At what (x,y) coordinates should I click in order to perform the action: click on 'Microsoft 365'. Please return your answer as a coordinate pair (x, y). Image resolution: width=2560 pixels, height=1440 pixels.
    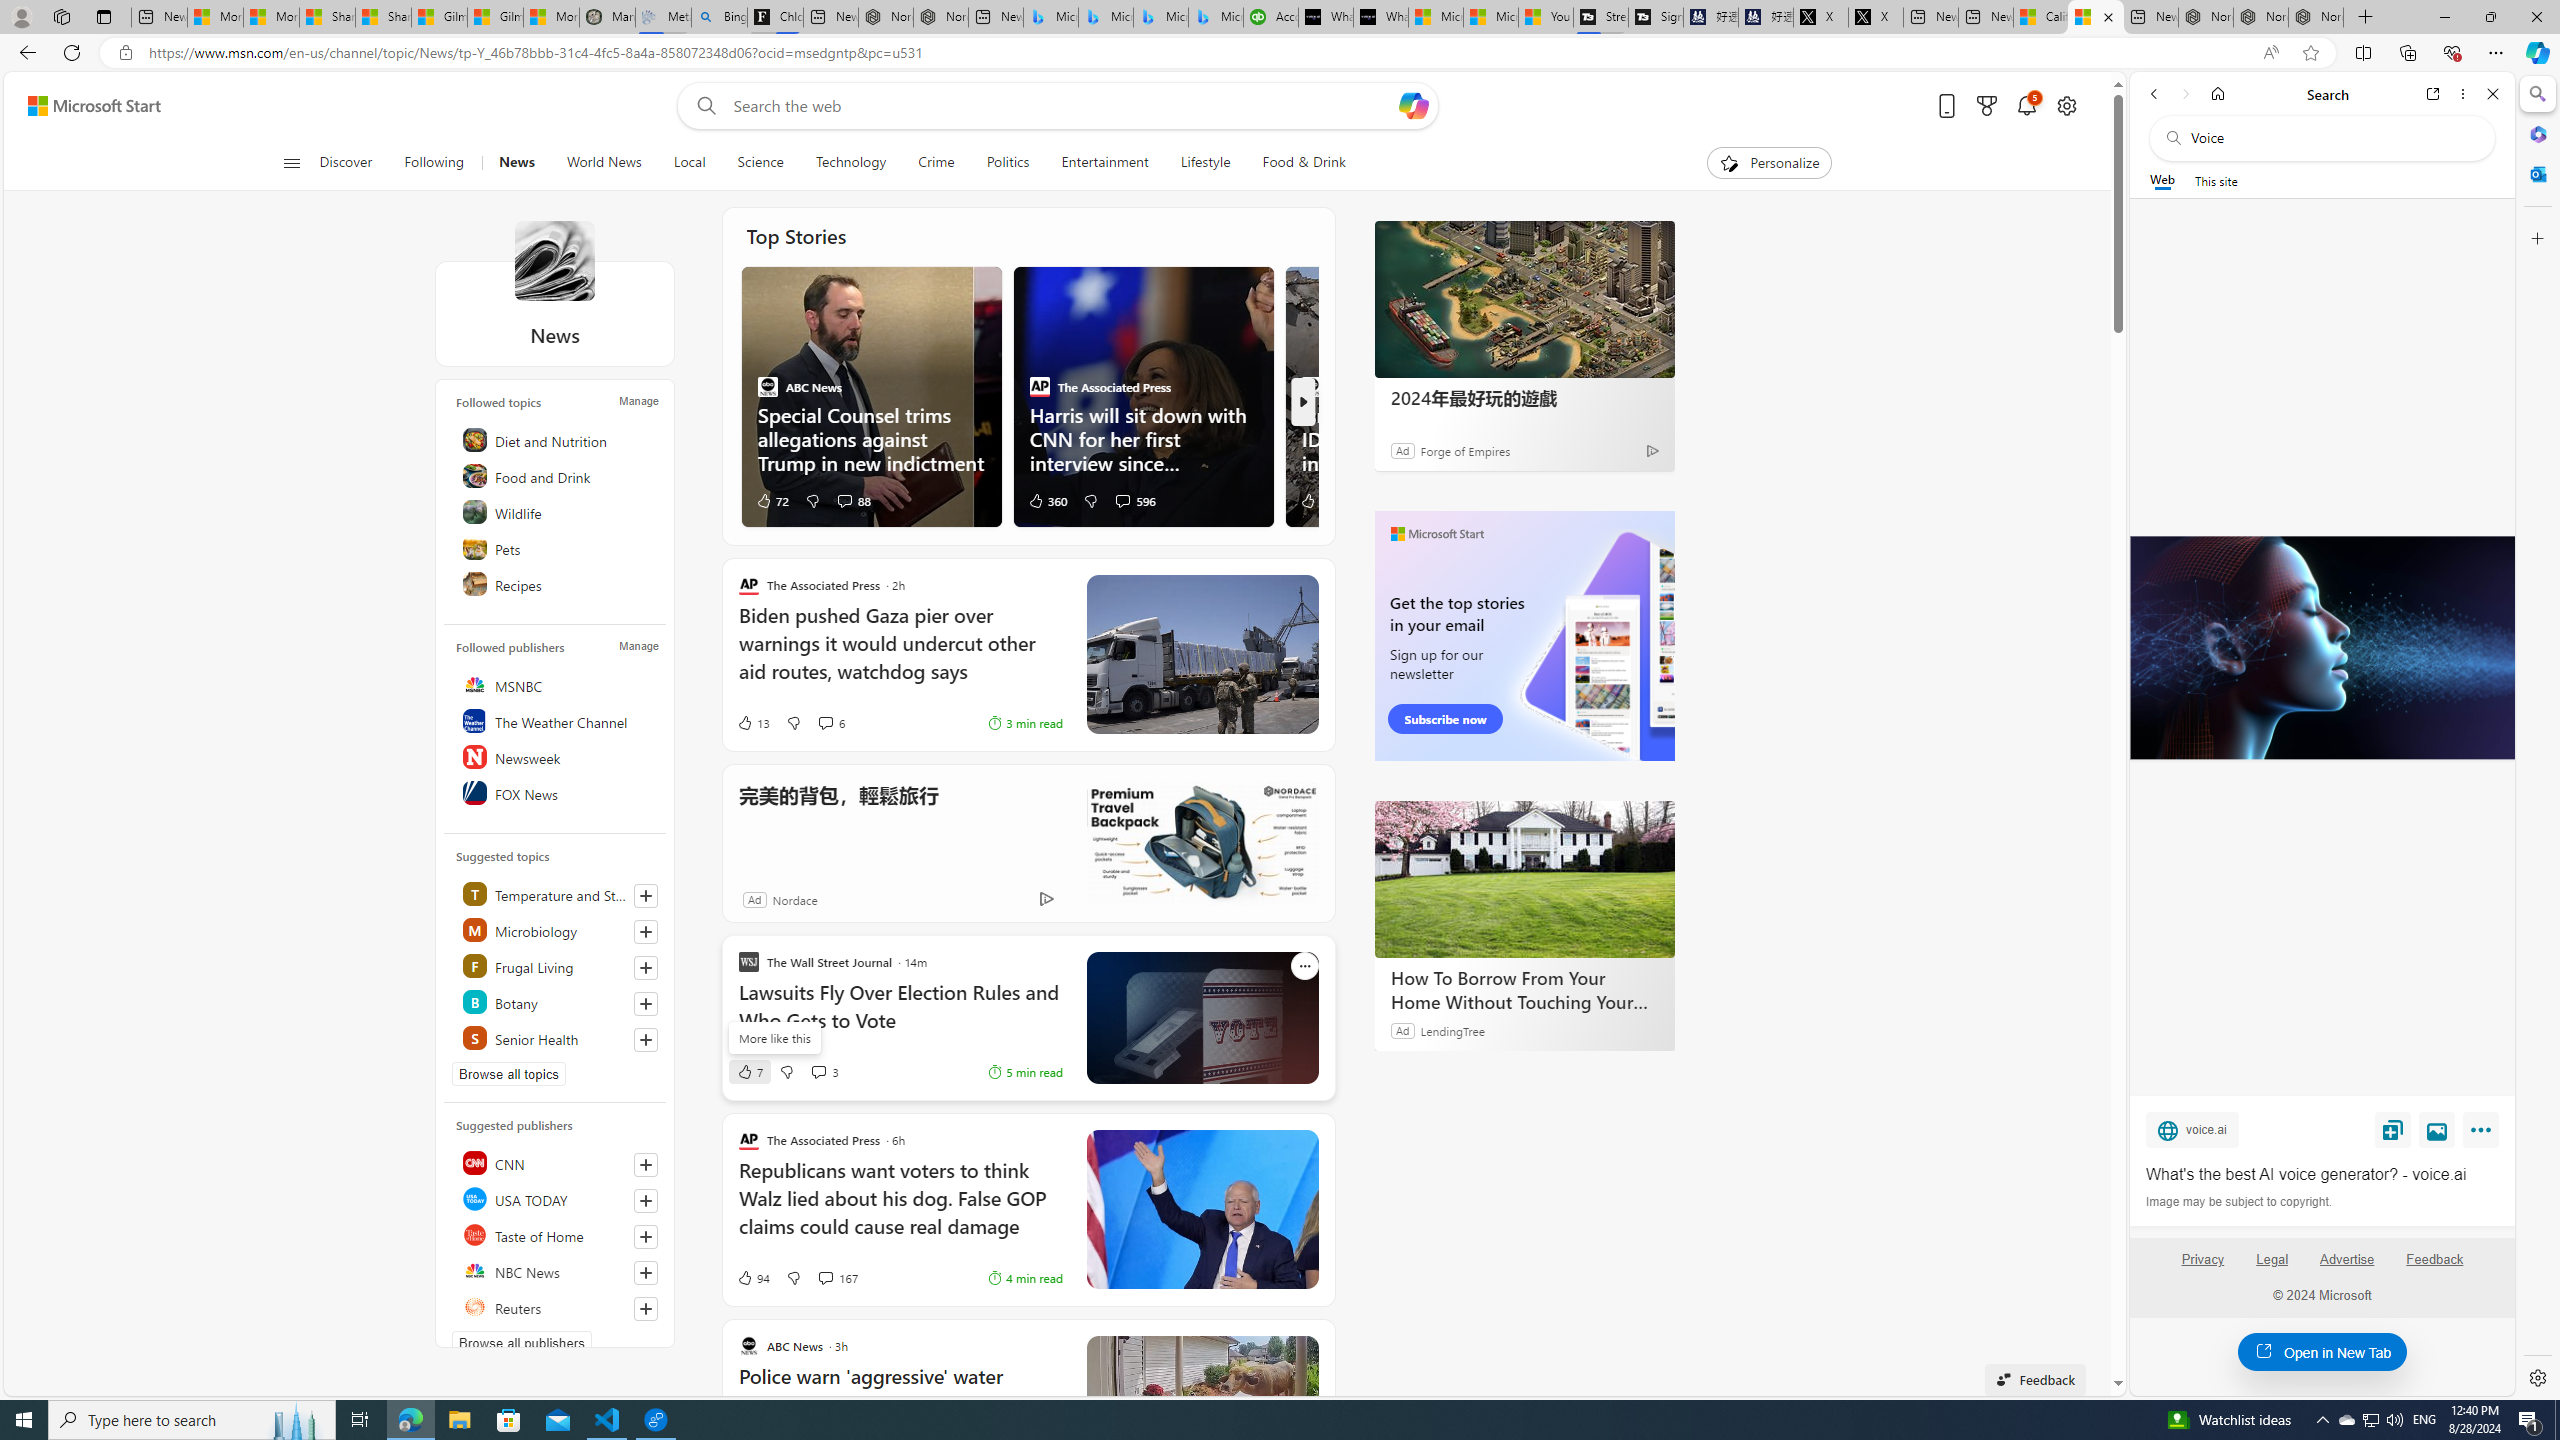
    Looking at the image, I should click on (2535, 134).